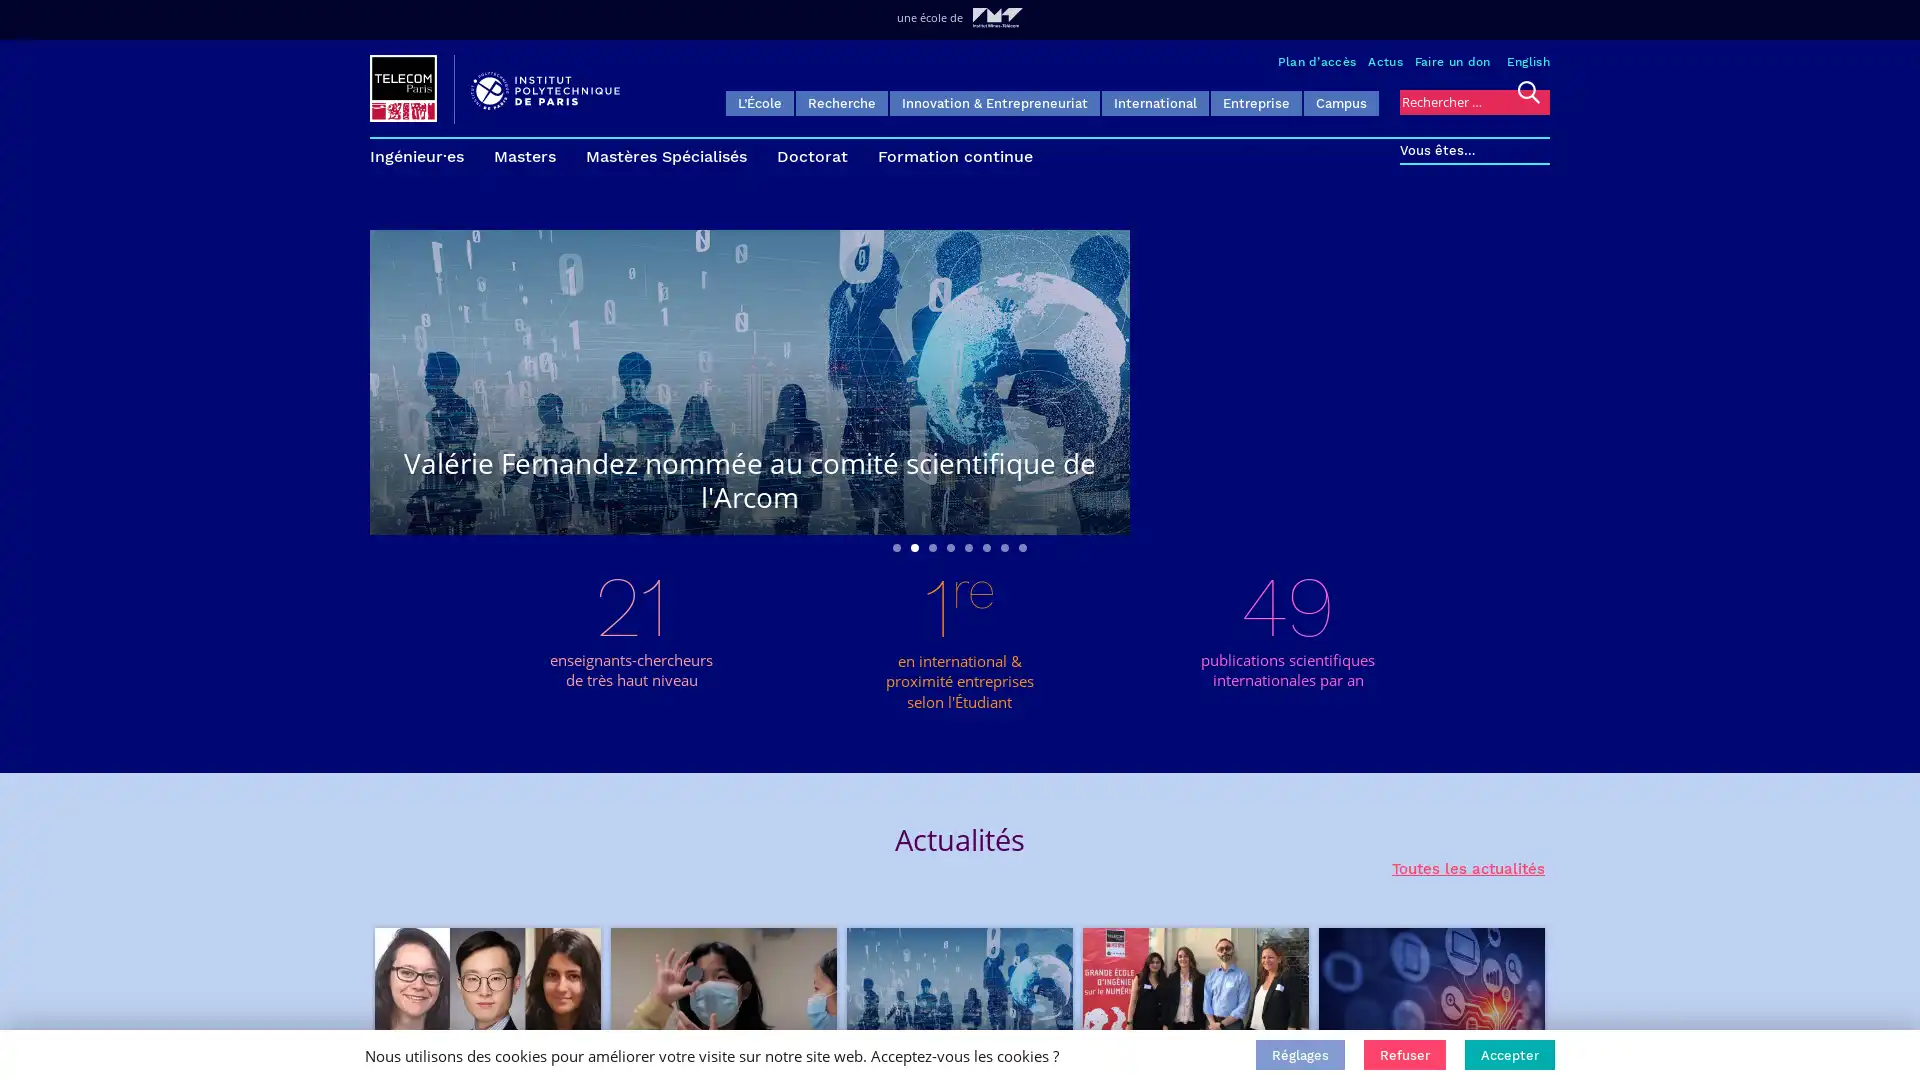  Describe the element at coordinates (1404, 1053) in the screenshot. I see `Refuser` at that location.